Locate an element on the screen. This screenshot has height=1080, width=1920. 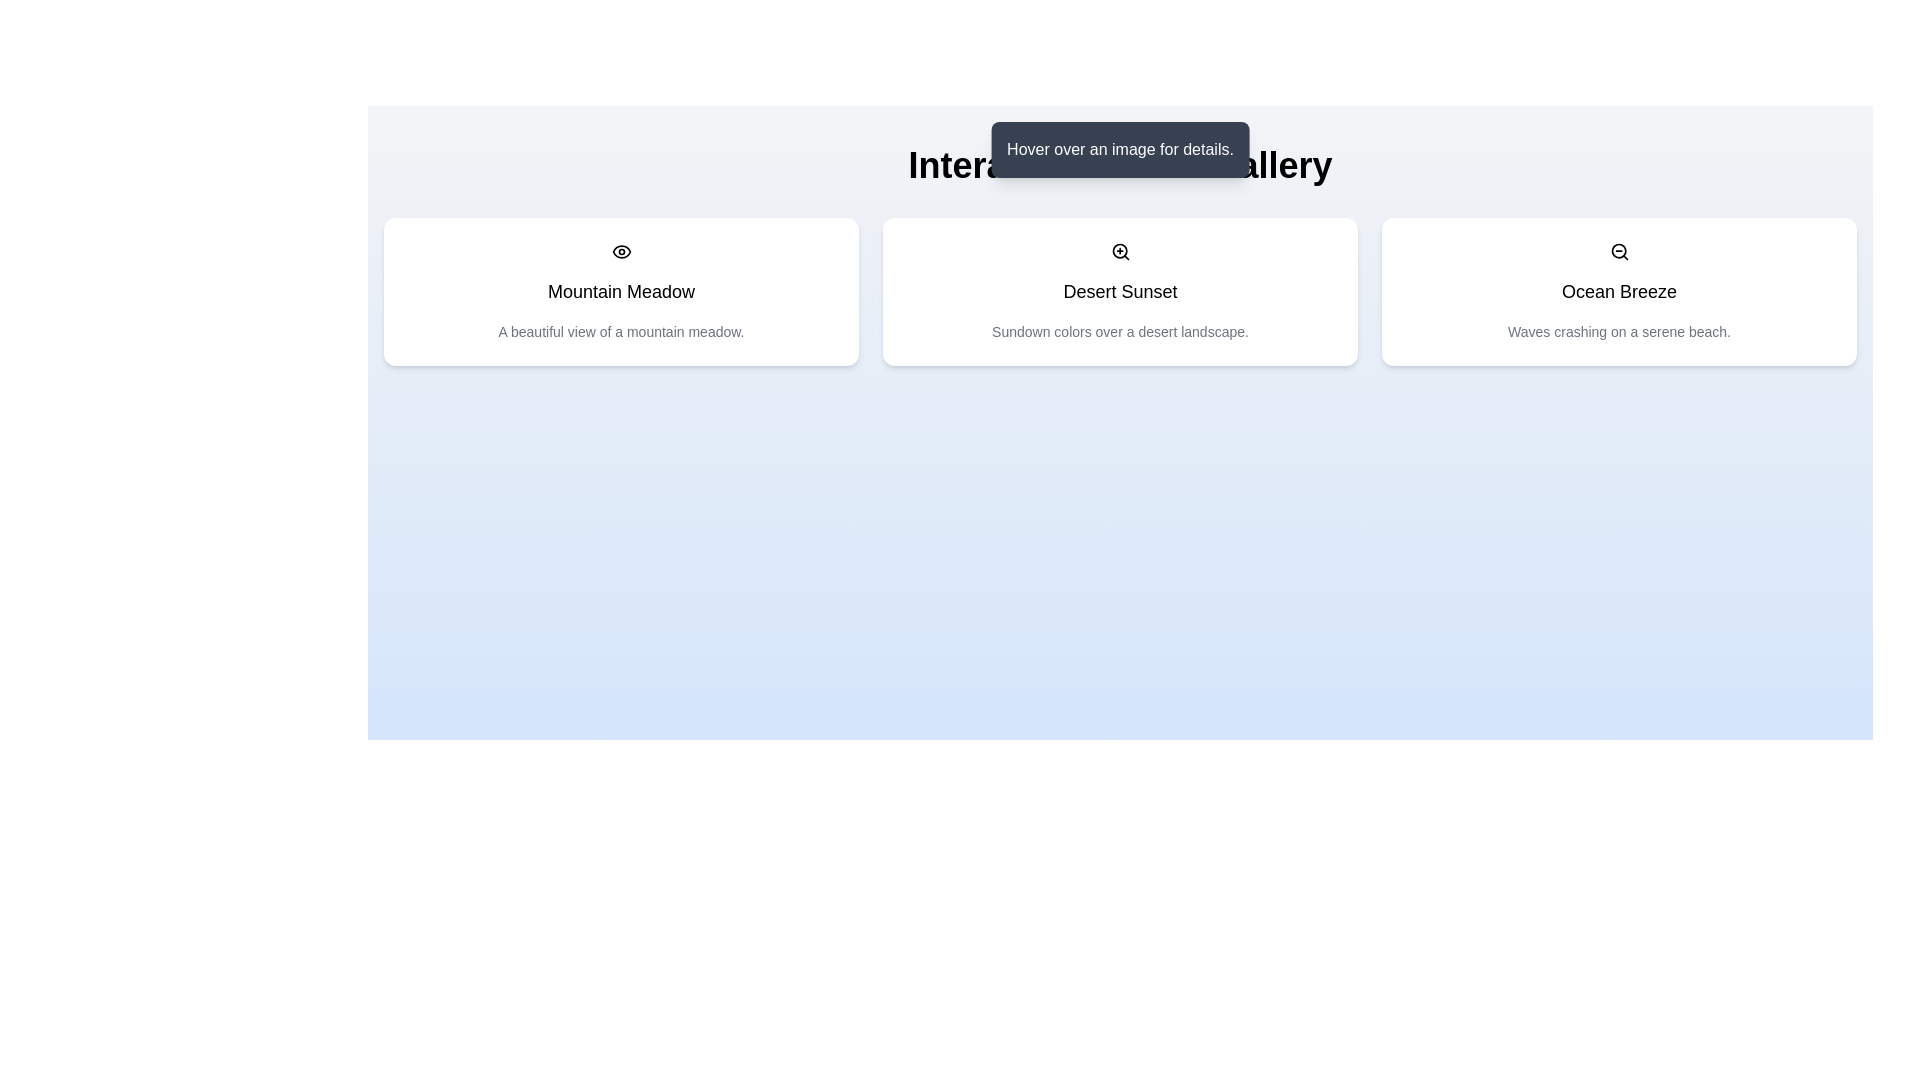
the graphical component of the zoom-in icon located at the center of the icon above the 'Desert Sunset' card is located at coordinates (1118, 250).